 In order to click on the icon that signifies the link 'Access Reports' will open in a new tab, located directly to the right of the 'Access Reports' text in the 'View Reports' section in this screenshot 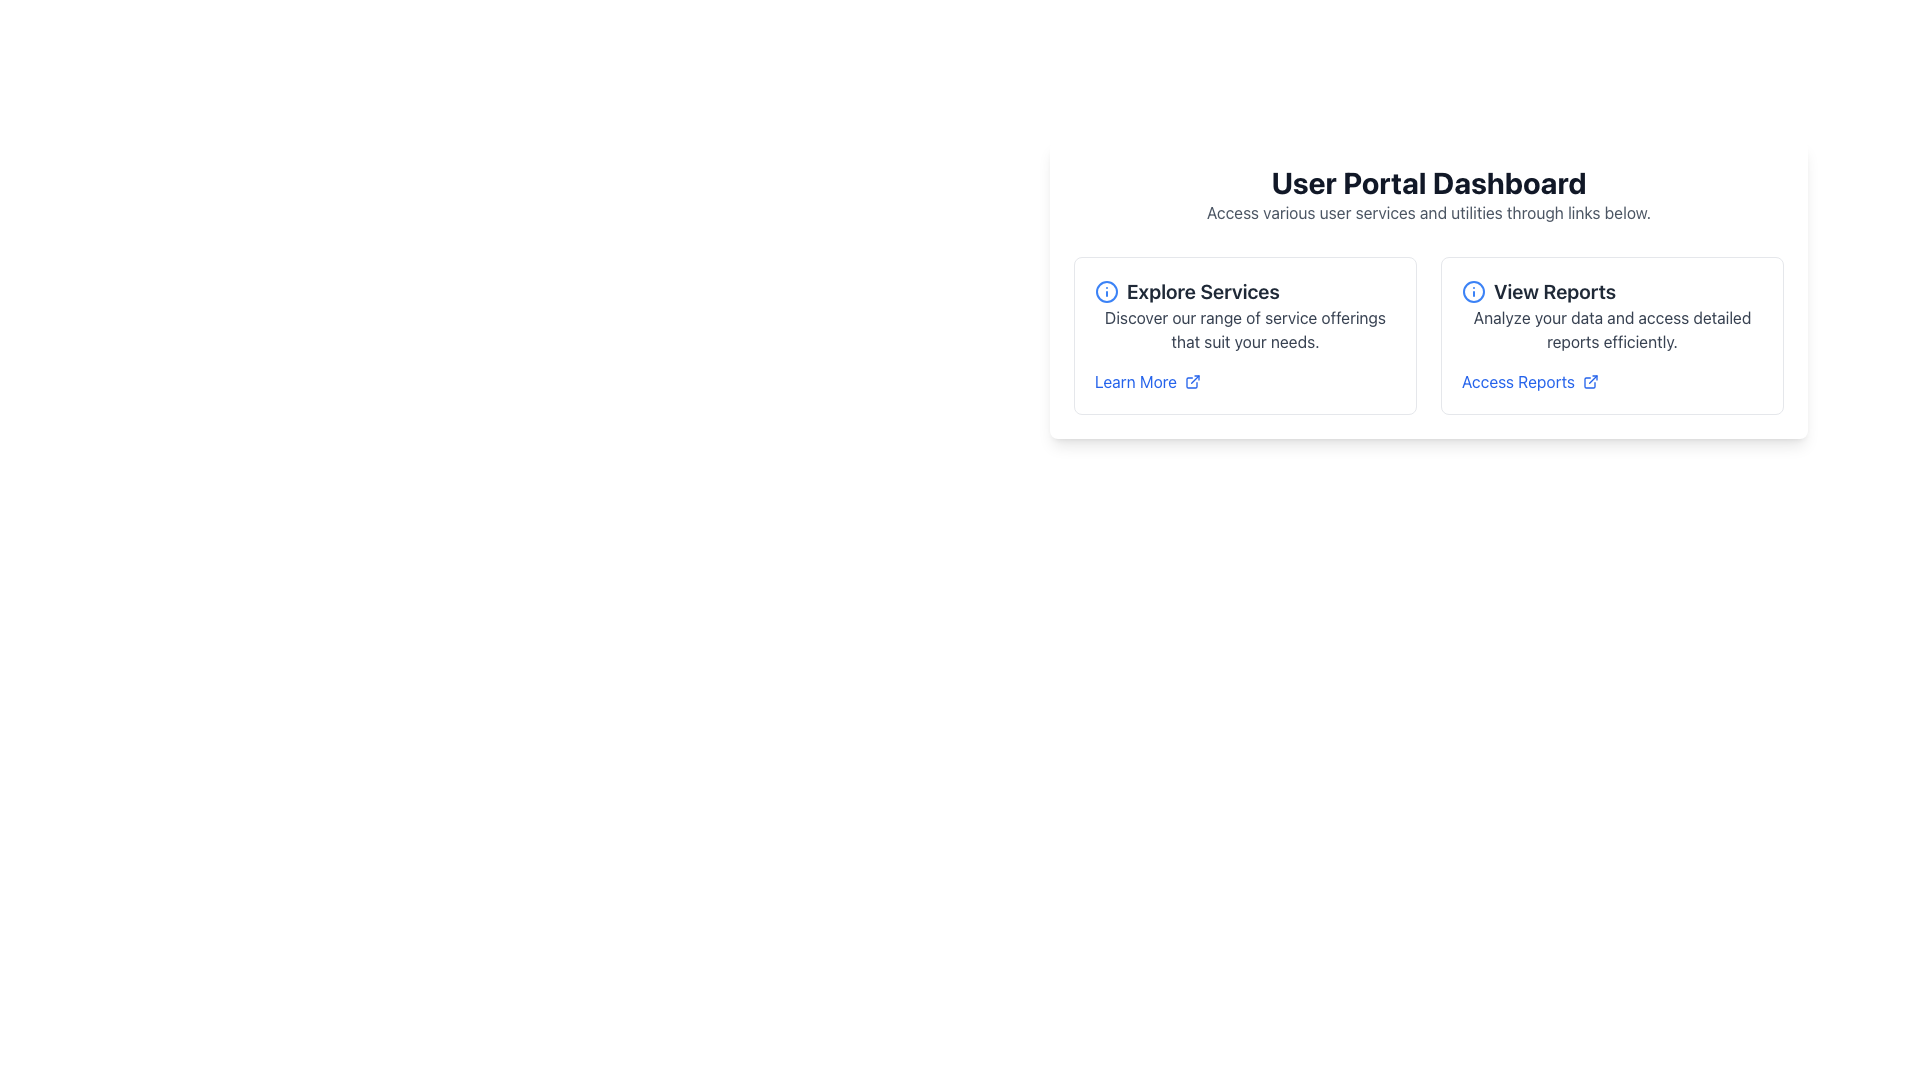, I will do `click(1589, 381)`.